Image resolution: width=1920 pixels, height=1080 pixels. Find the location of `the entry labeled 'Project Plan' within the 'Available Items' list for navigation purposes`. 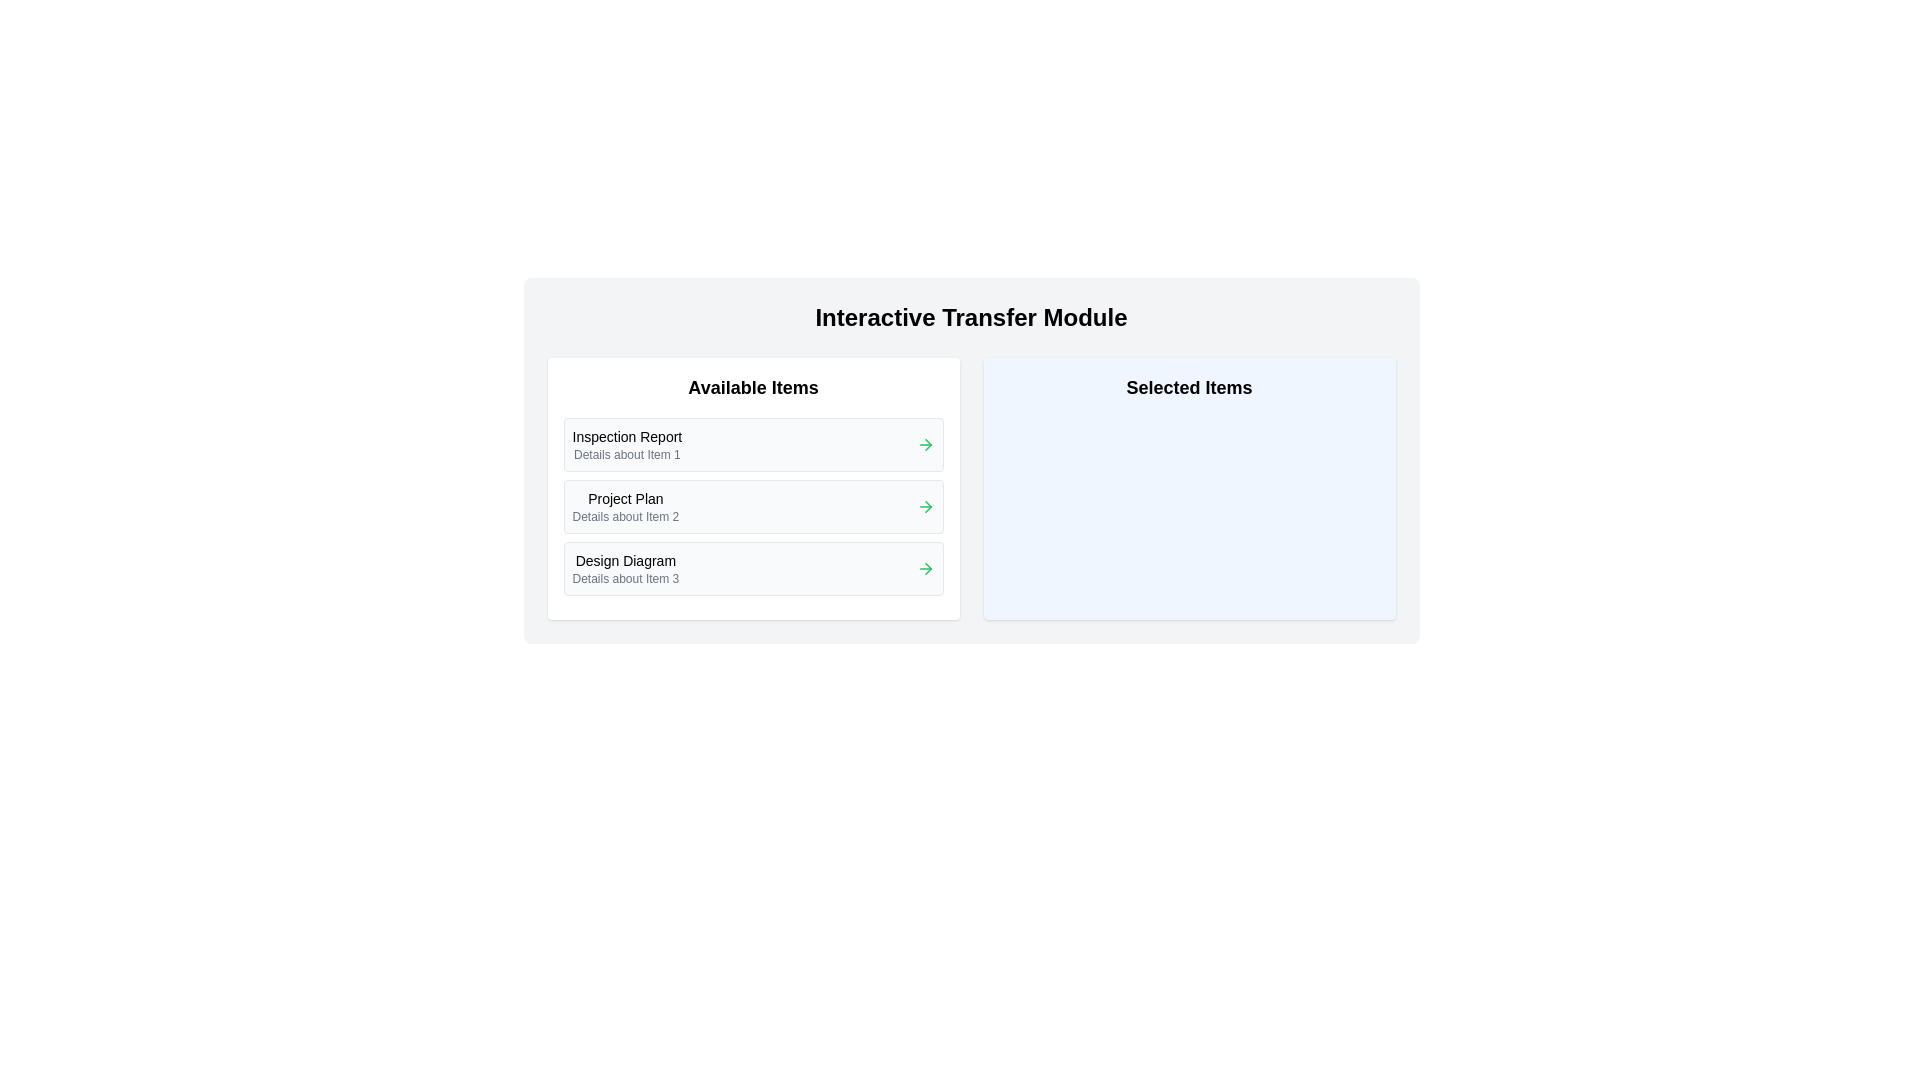

the entry labeled 'Project Plan' within the 'Available Items' list for navigation purposes is located at coordinates (752, 489).